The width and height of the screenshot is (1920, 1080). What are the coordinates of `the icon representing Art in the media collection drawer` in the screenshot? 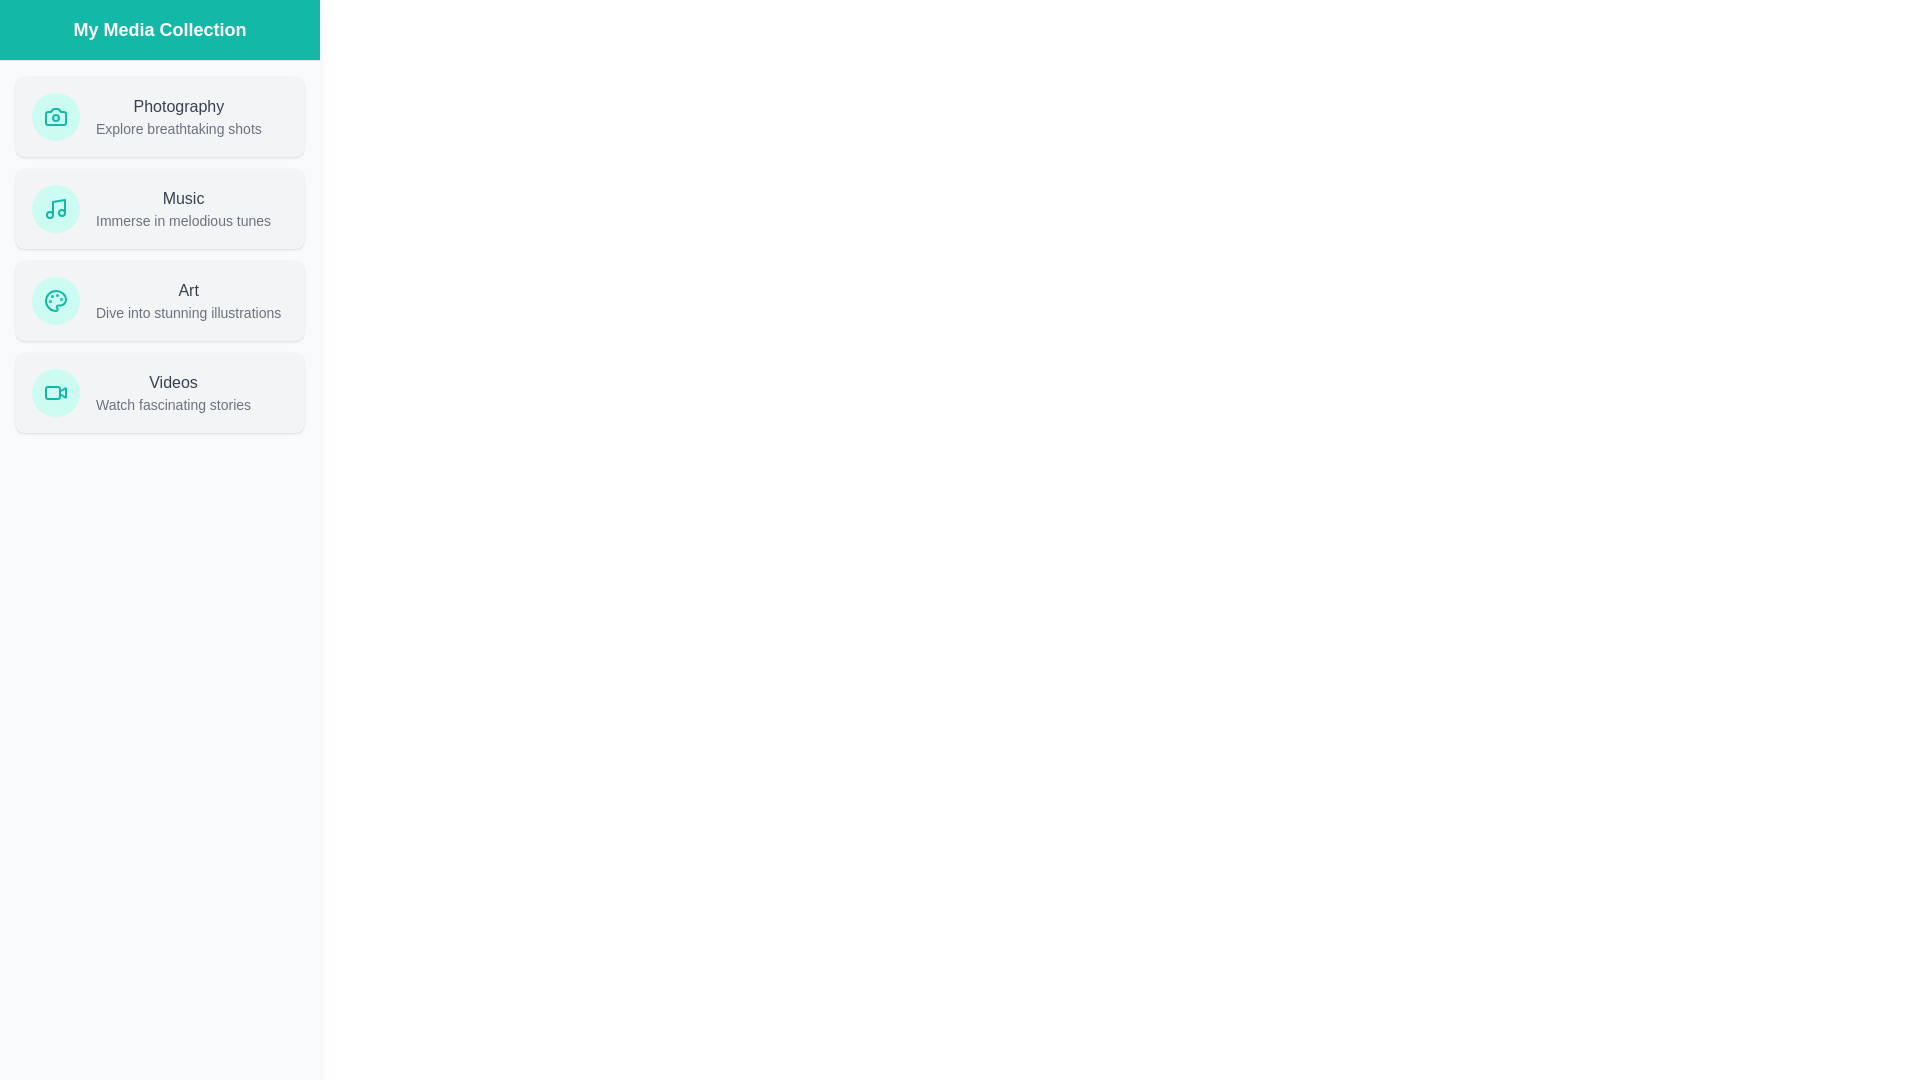 It's located at (56, 300).